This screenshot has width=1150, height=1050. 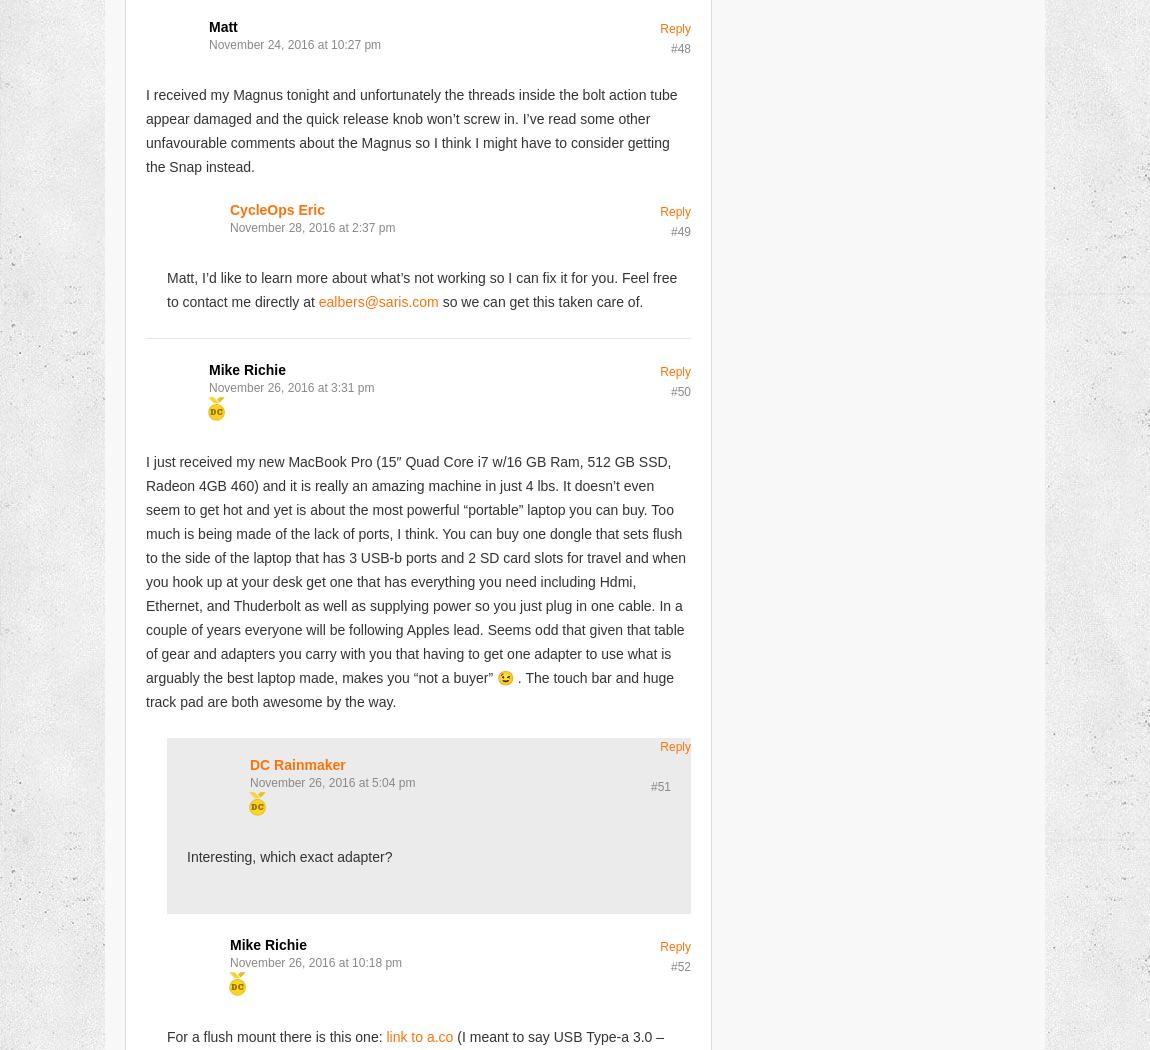 I want to click on 'link to a.co', so click(x=386, y=1035).